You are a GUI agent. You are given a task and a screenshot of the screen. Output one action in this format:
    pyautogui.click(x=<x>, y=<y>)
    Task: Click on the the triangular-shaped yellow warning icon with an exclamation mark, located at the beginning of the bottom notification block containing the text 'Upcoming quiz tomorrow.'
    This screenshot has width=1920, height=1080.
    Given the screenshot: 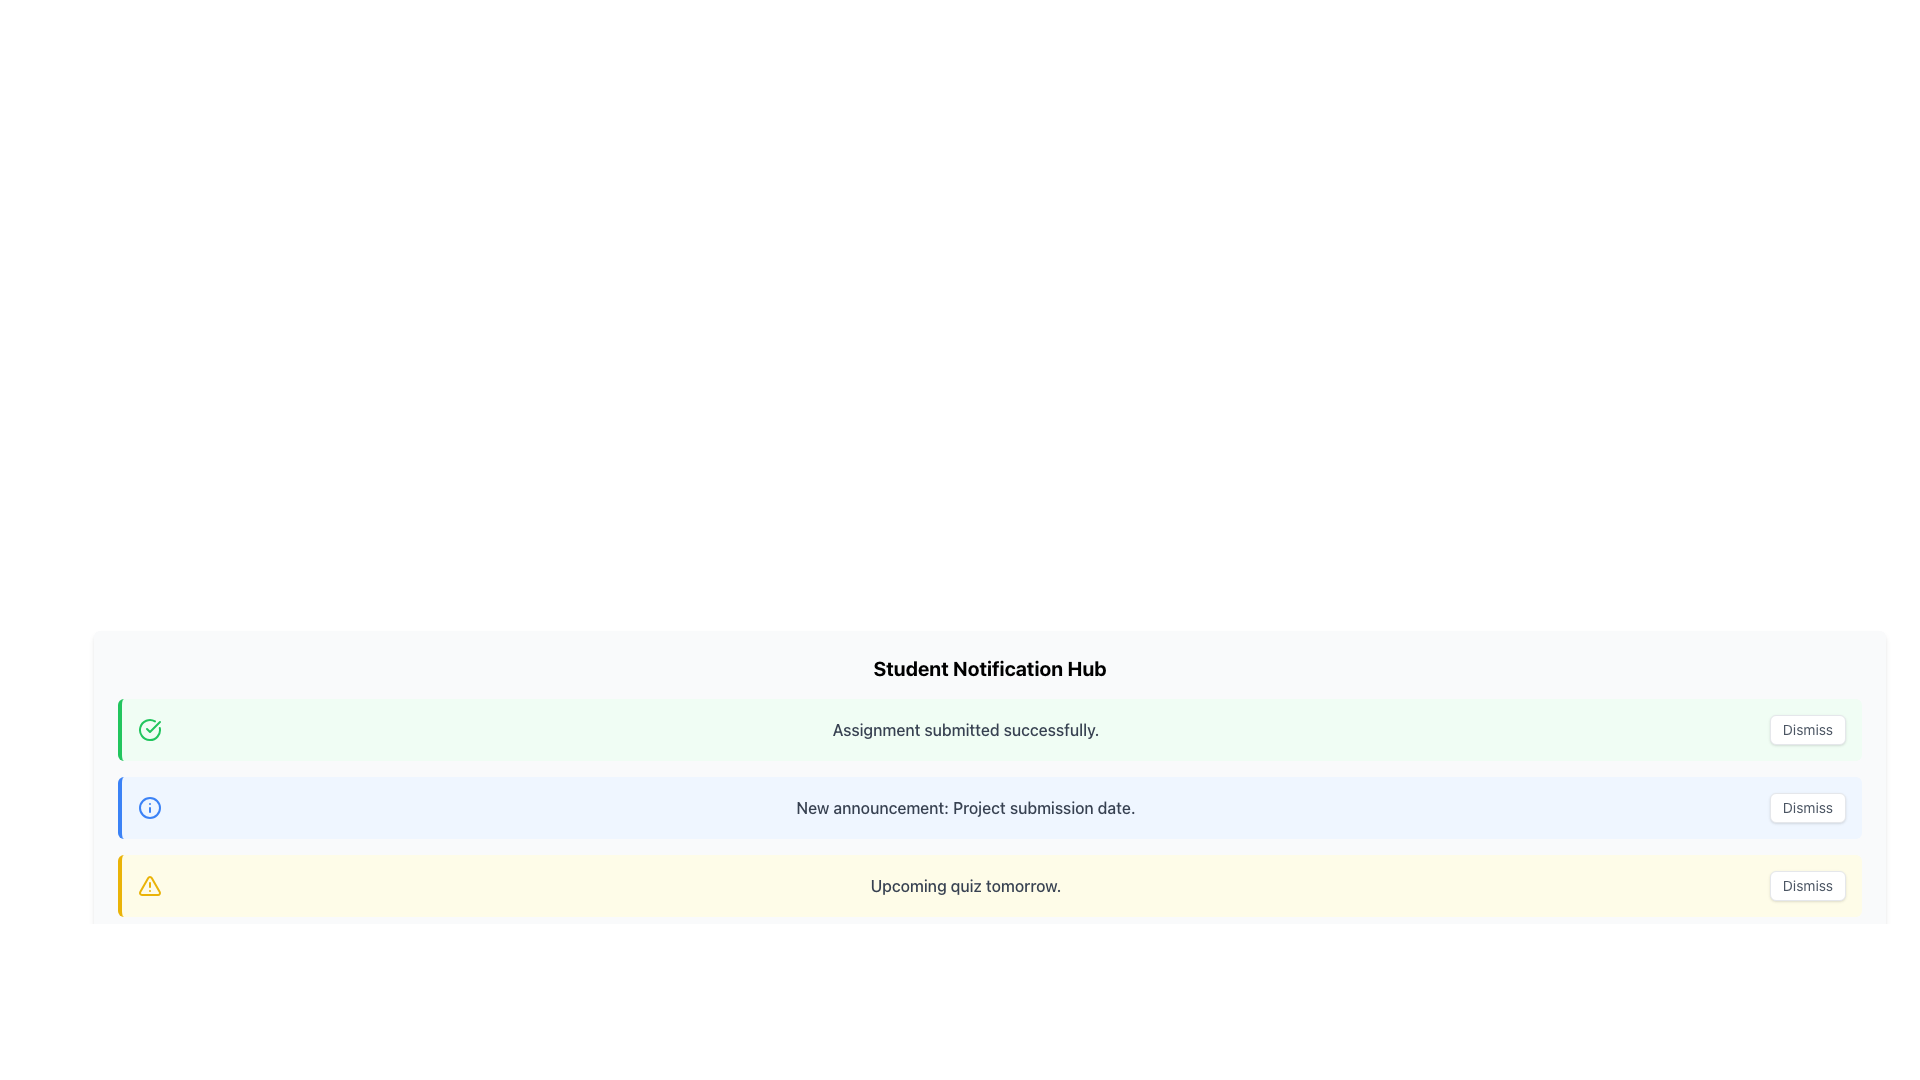 What is the action you would take?
    pyautogui.click(x=148, y=885)
    